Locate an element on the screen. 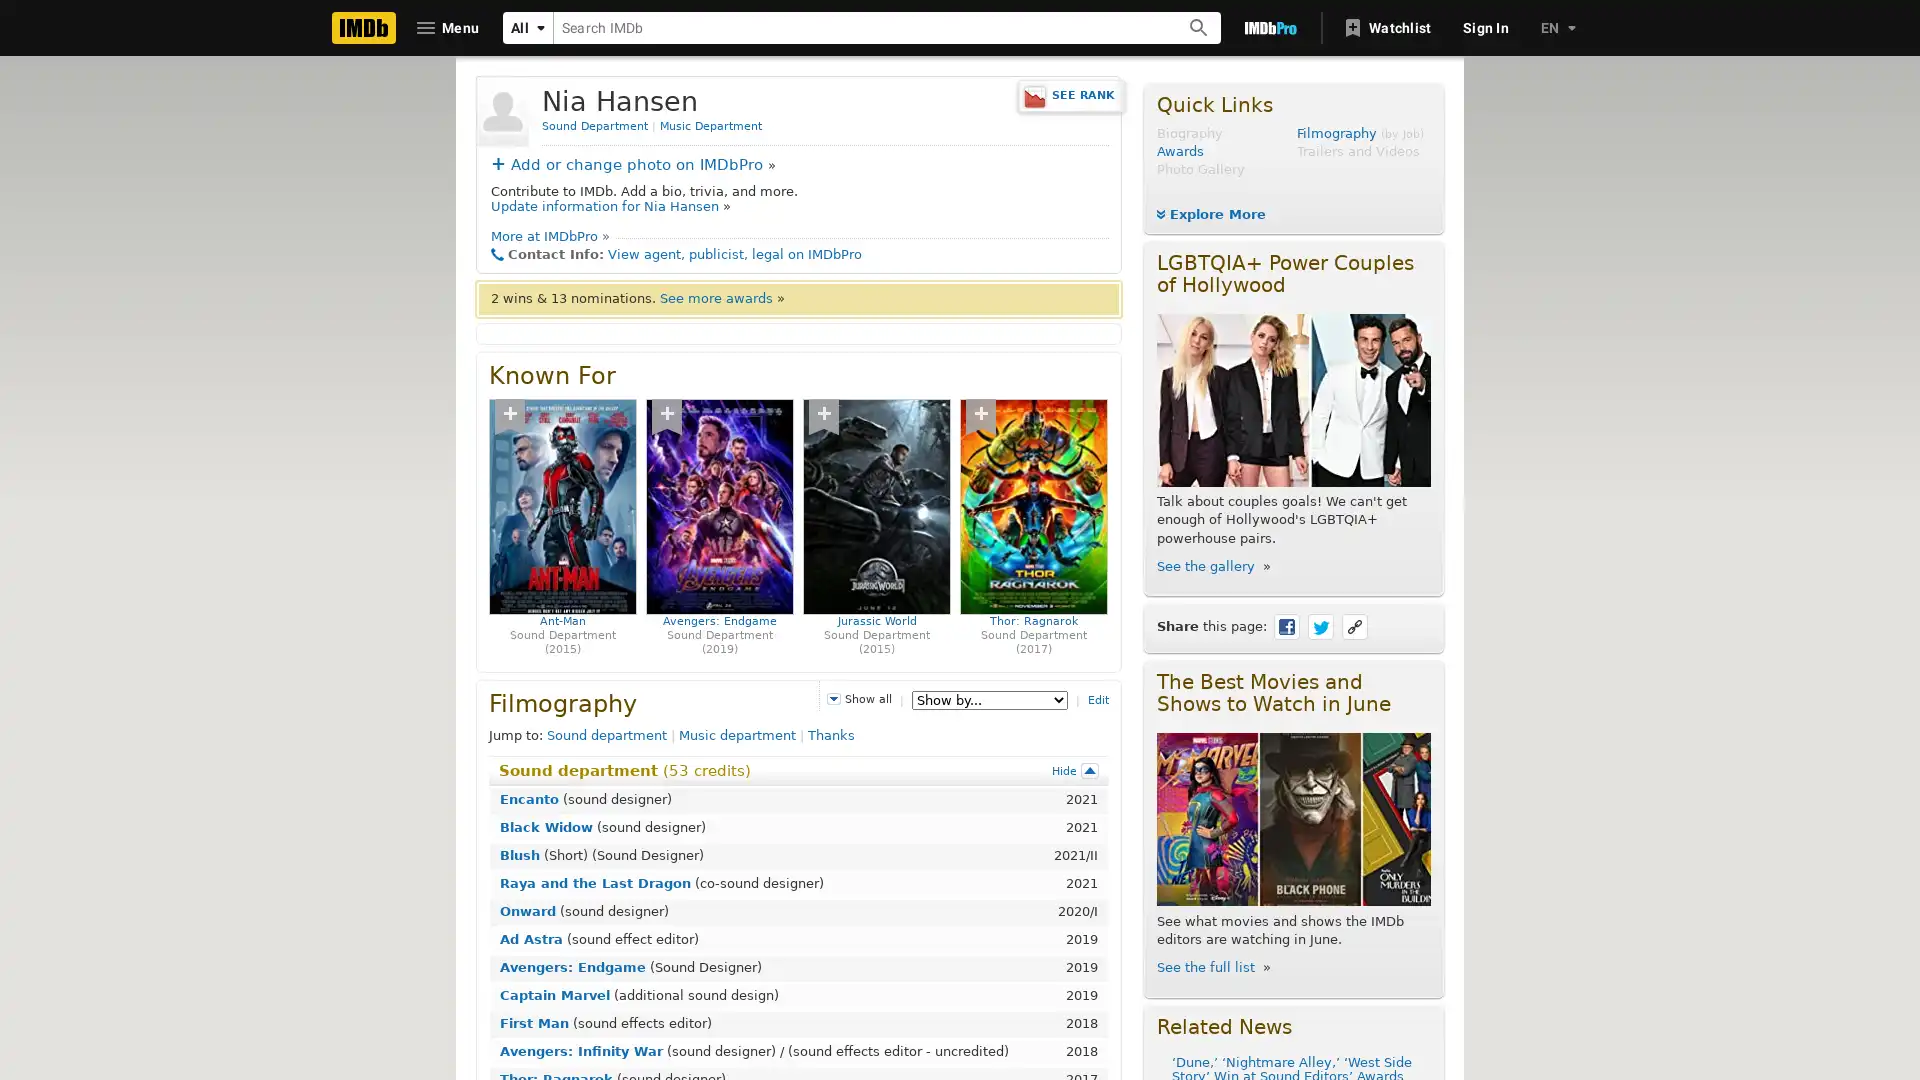 Image resolution: width=1920 pixels, height=1080 pixels. Toggle language selector is located at coordinates (1555, 27).